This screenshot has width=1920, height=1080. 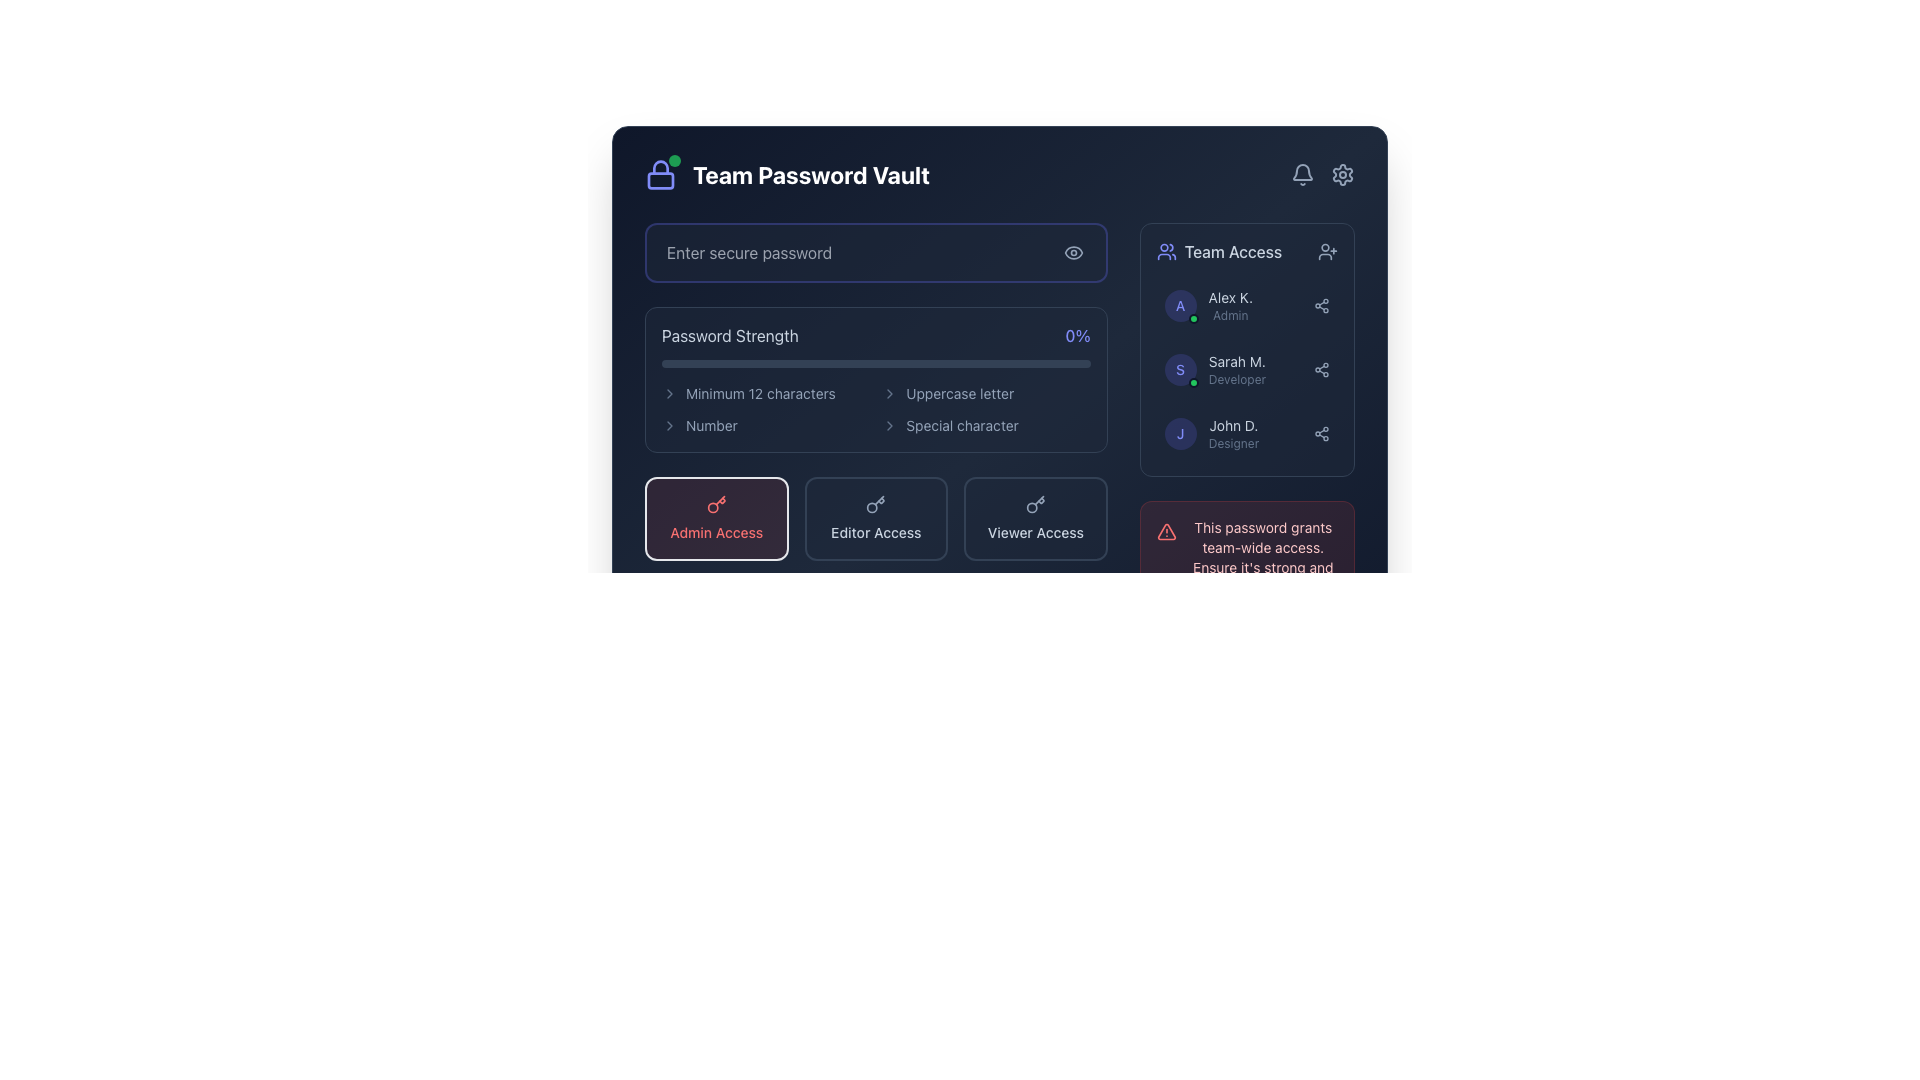 What do you see at coordinates (1229, 305) in the screenshot?
I see `the text element displaying the user's name 'Alex K.' and role 'Admin' in the 'Team Access' panel, located at the top of the vertical list of user roles` at bounding box center [1229, 305].